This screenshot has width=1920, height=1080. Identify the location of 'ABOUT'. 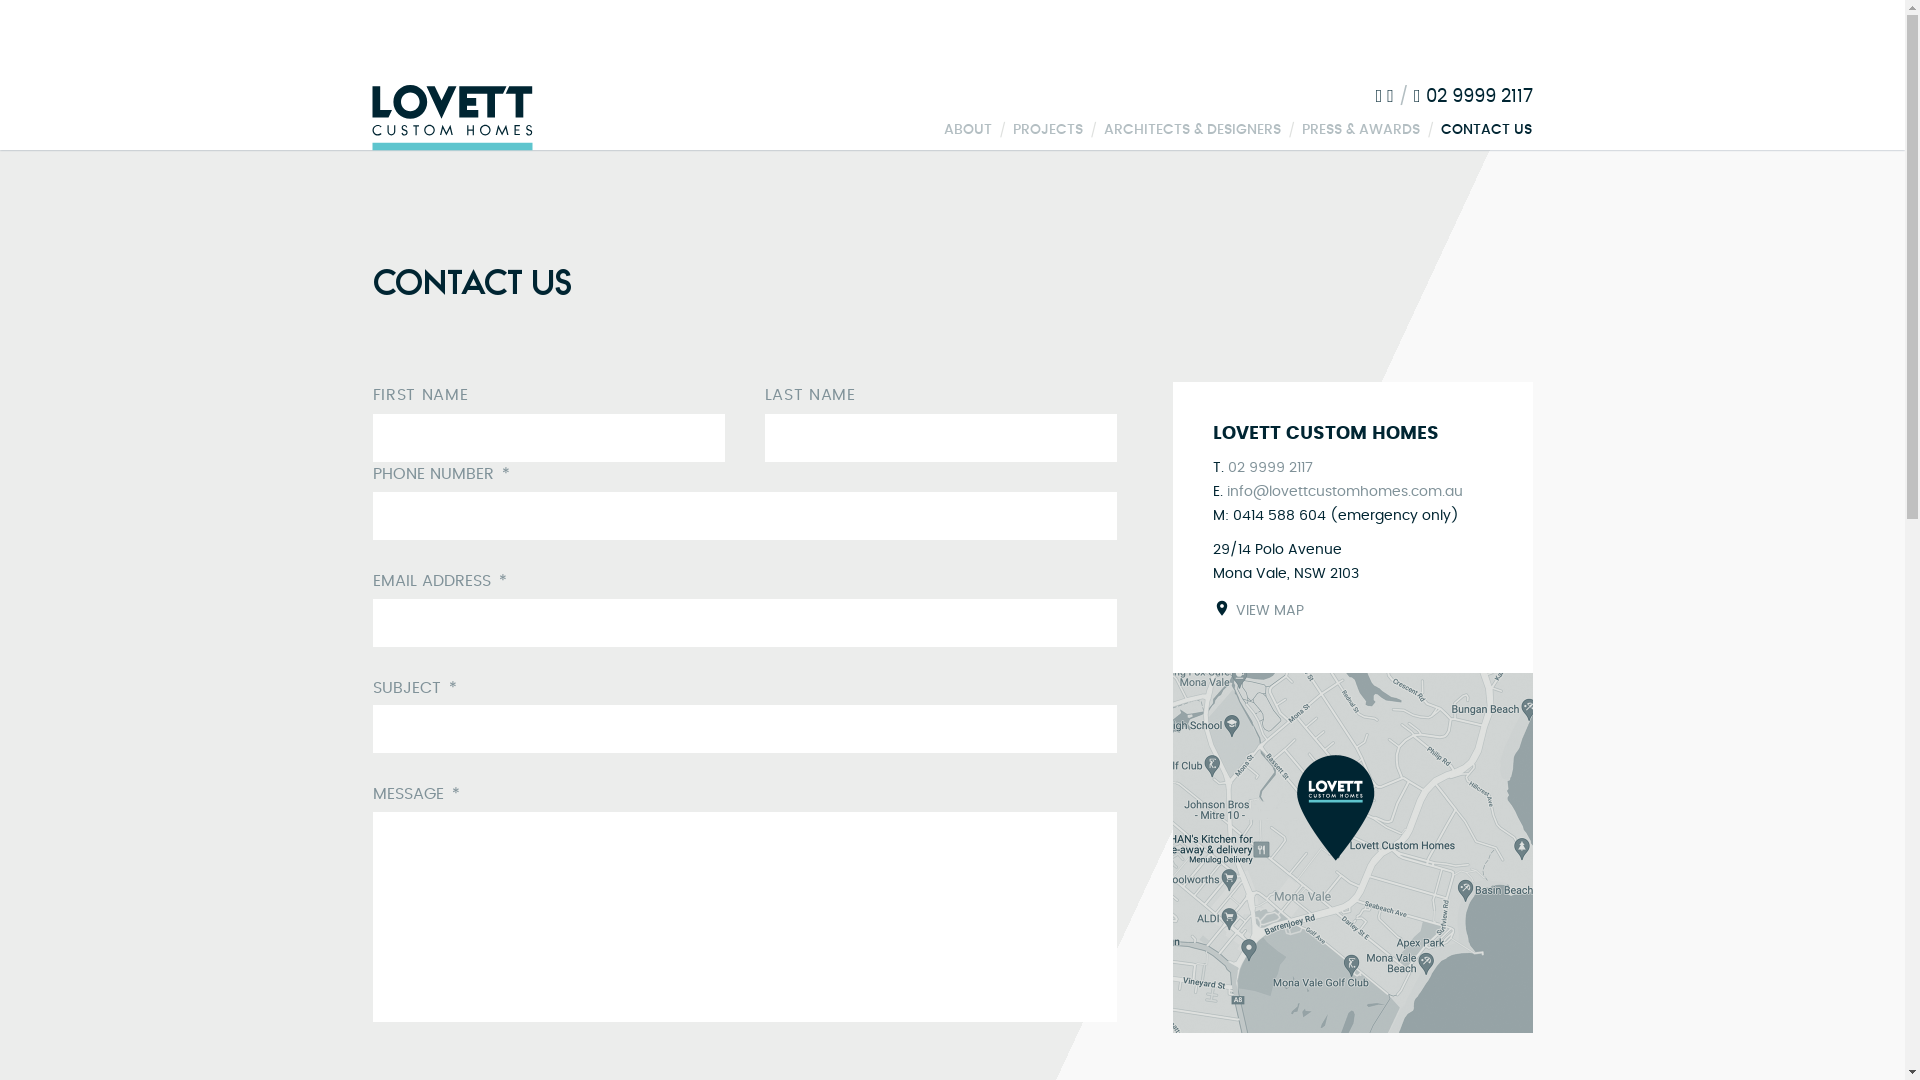
(968, 129).